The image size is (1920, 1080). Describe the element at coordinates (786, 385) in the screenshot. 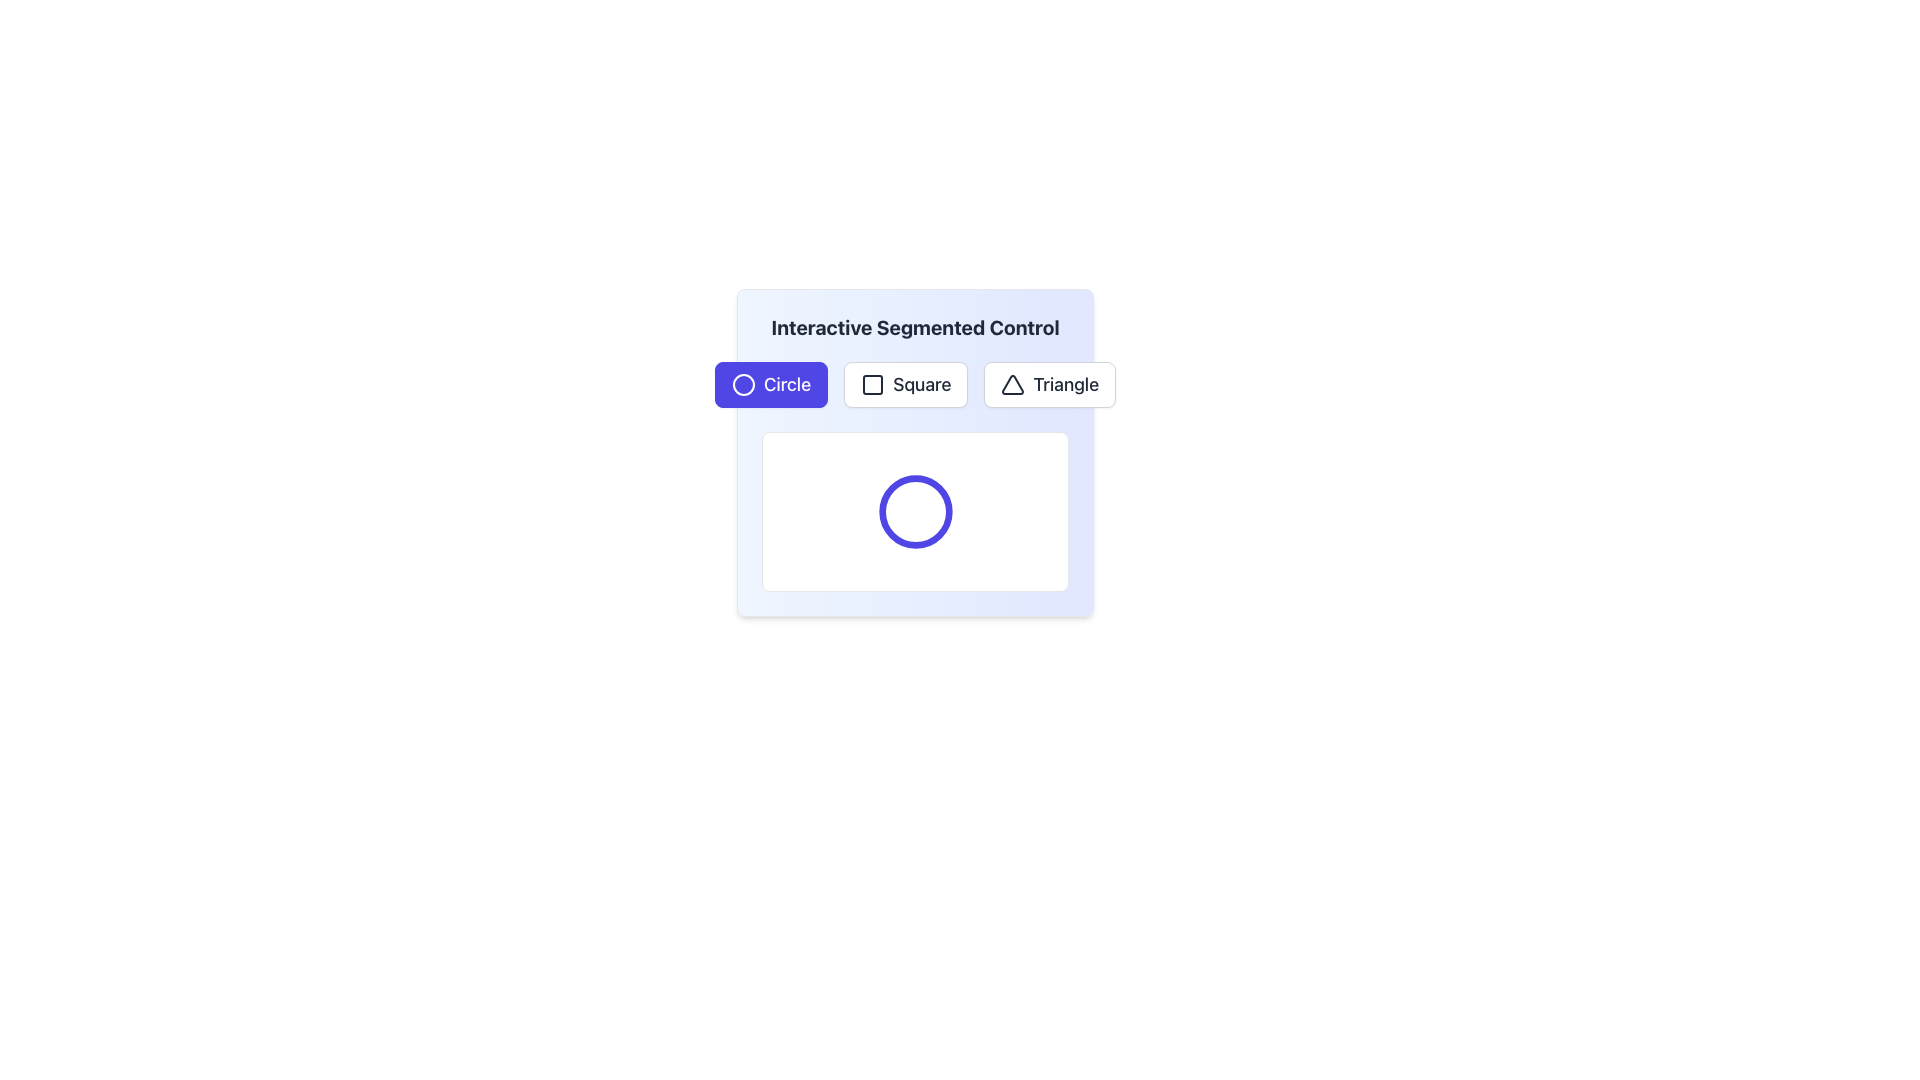

I see `the text label associated with the selected radio button, located within the blue interactive button to the right of the radio icon` at that location.